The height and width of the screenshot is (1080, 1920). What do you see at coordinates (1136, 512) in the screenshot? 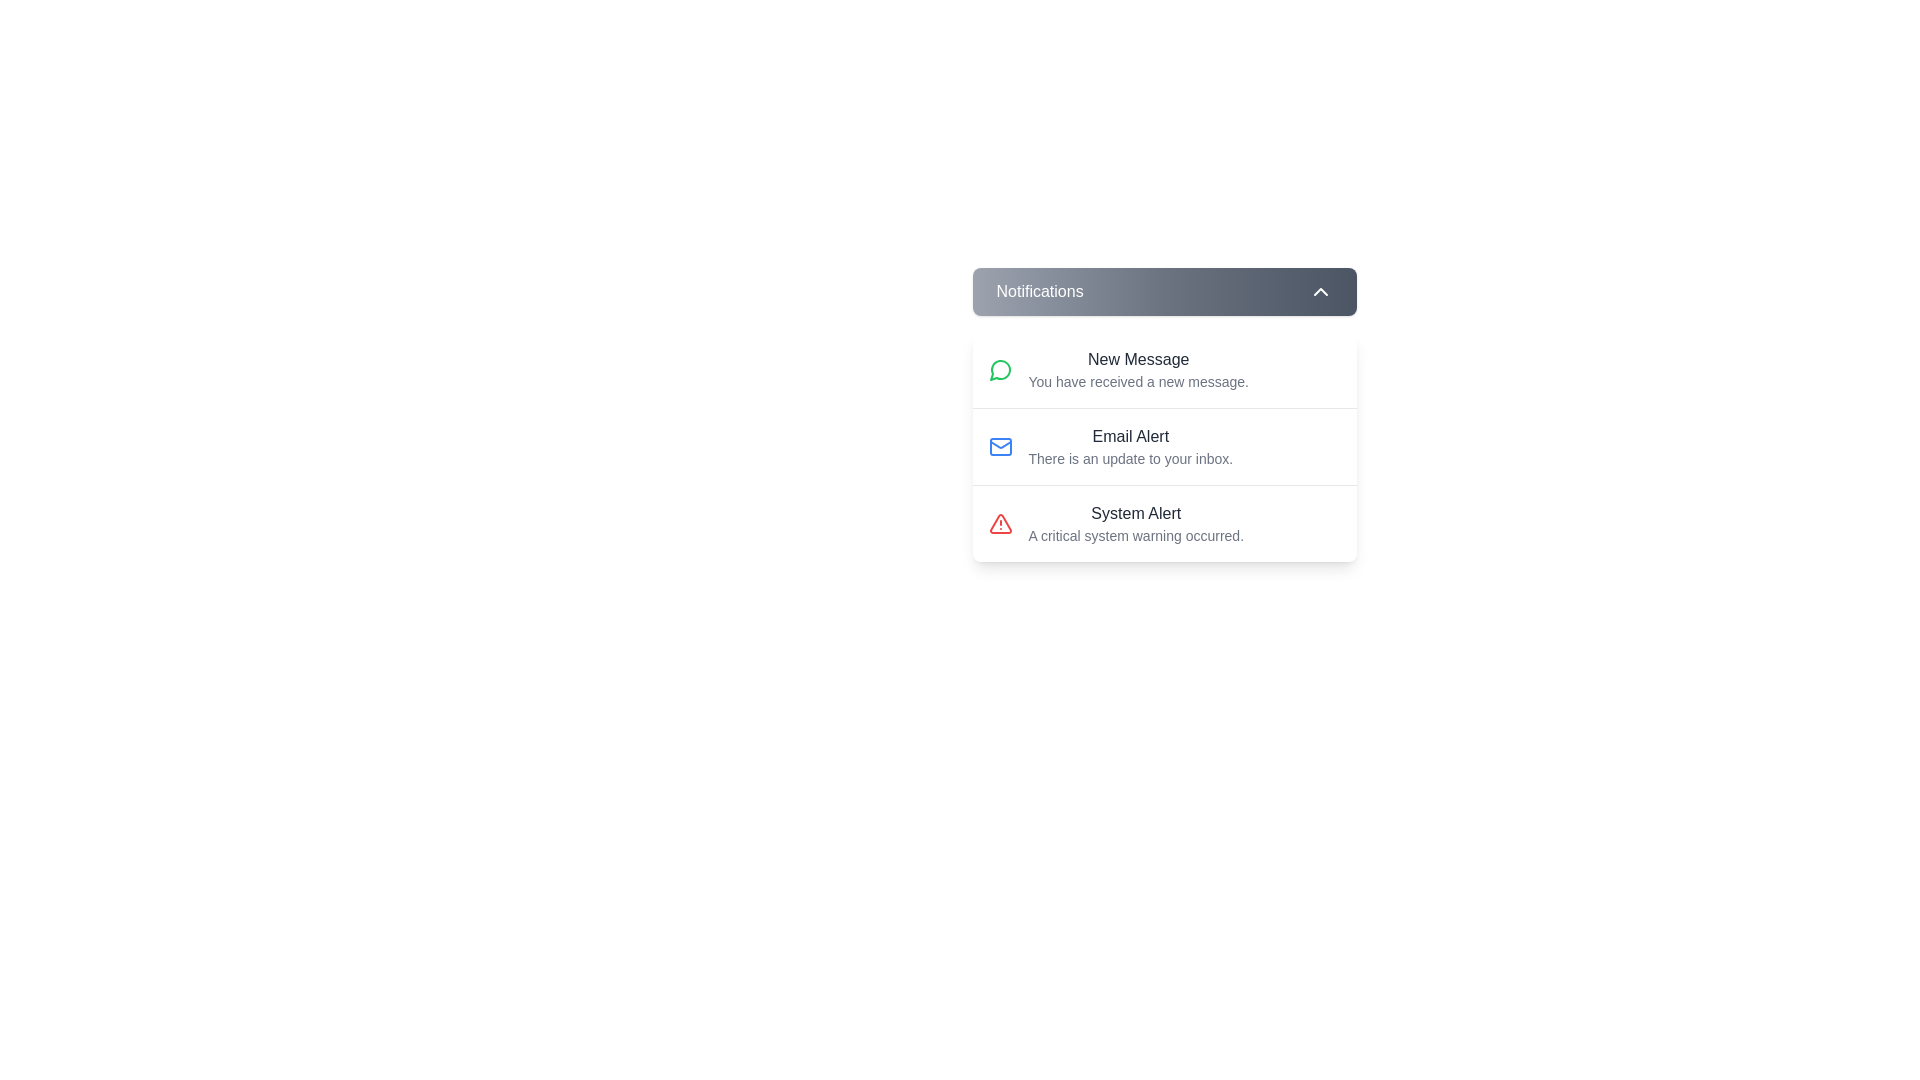
I see `the primary header Label of the notification card located at the bottom of the notification dropdown, which indicates the type or category of the notification` at bounding box center [1136, 512].